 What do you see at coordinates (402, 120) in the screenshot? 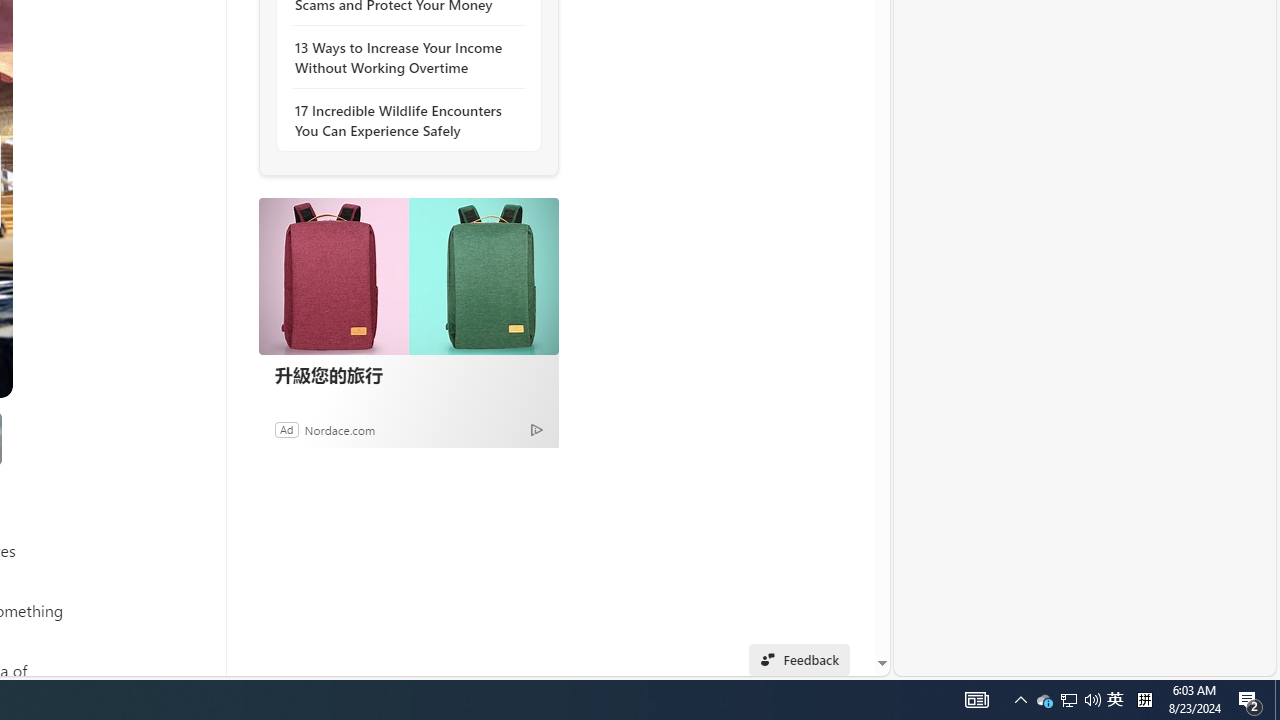
I see `'17 Incredible Wildlife Encounters You Can Experience Safely'` at bounding box center [402, 120].